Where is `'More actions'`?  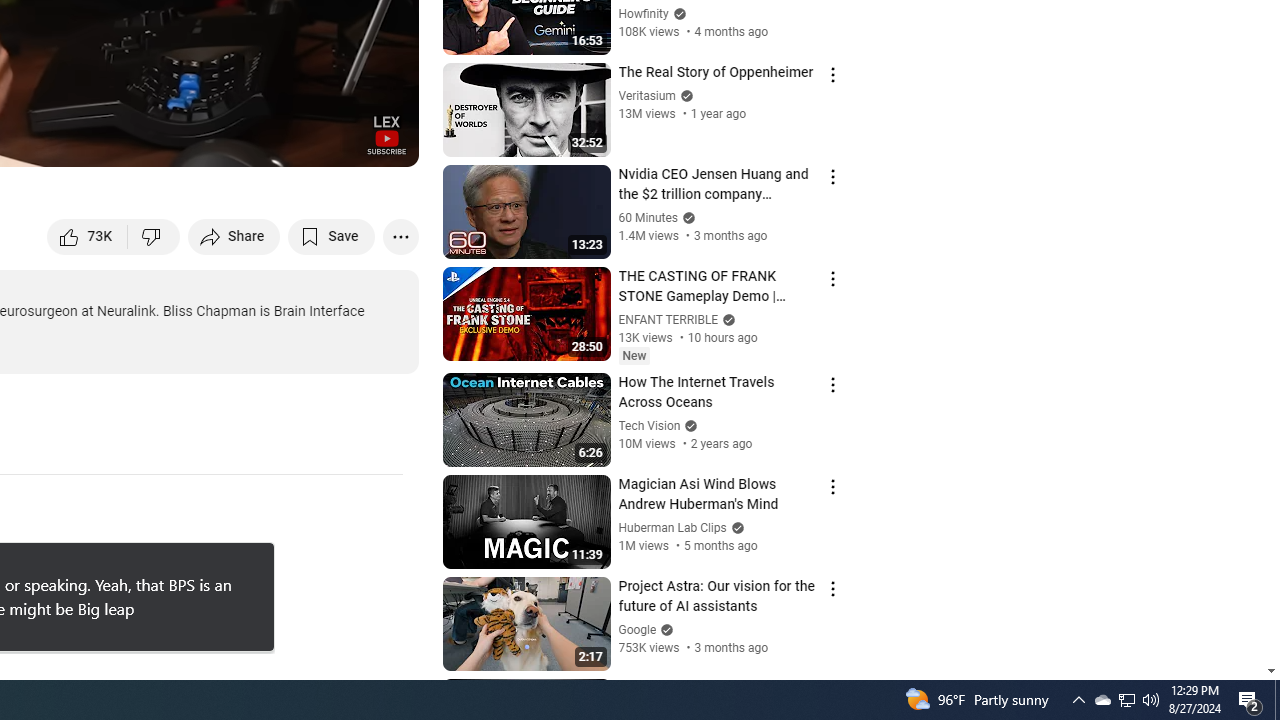
'More actions' is located at coordinates (400, 235).